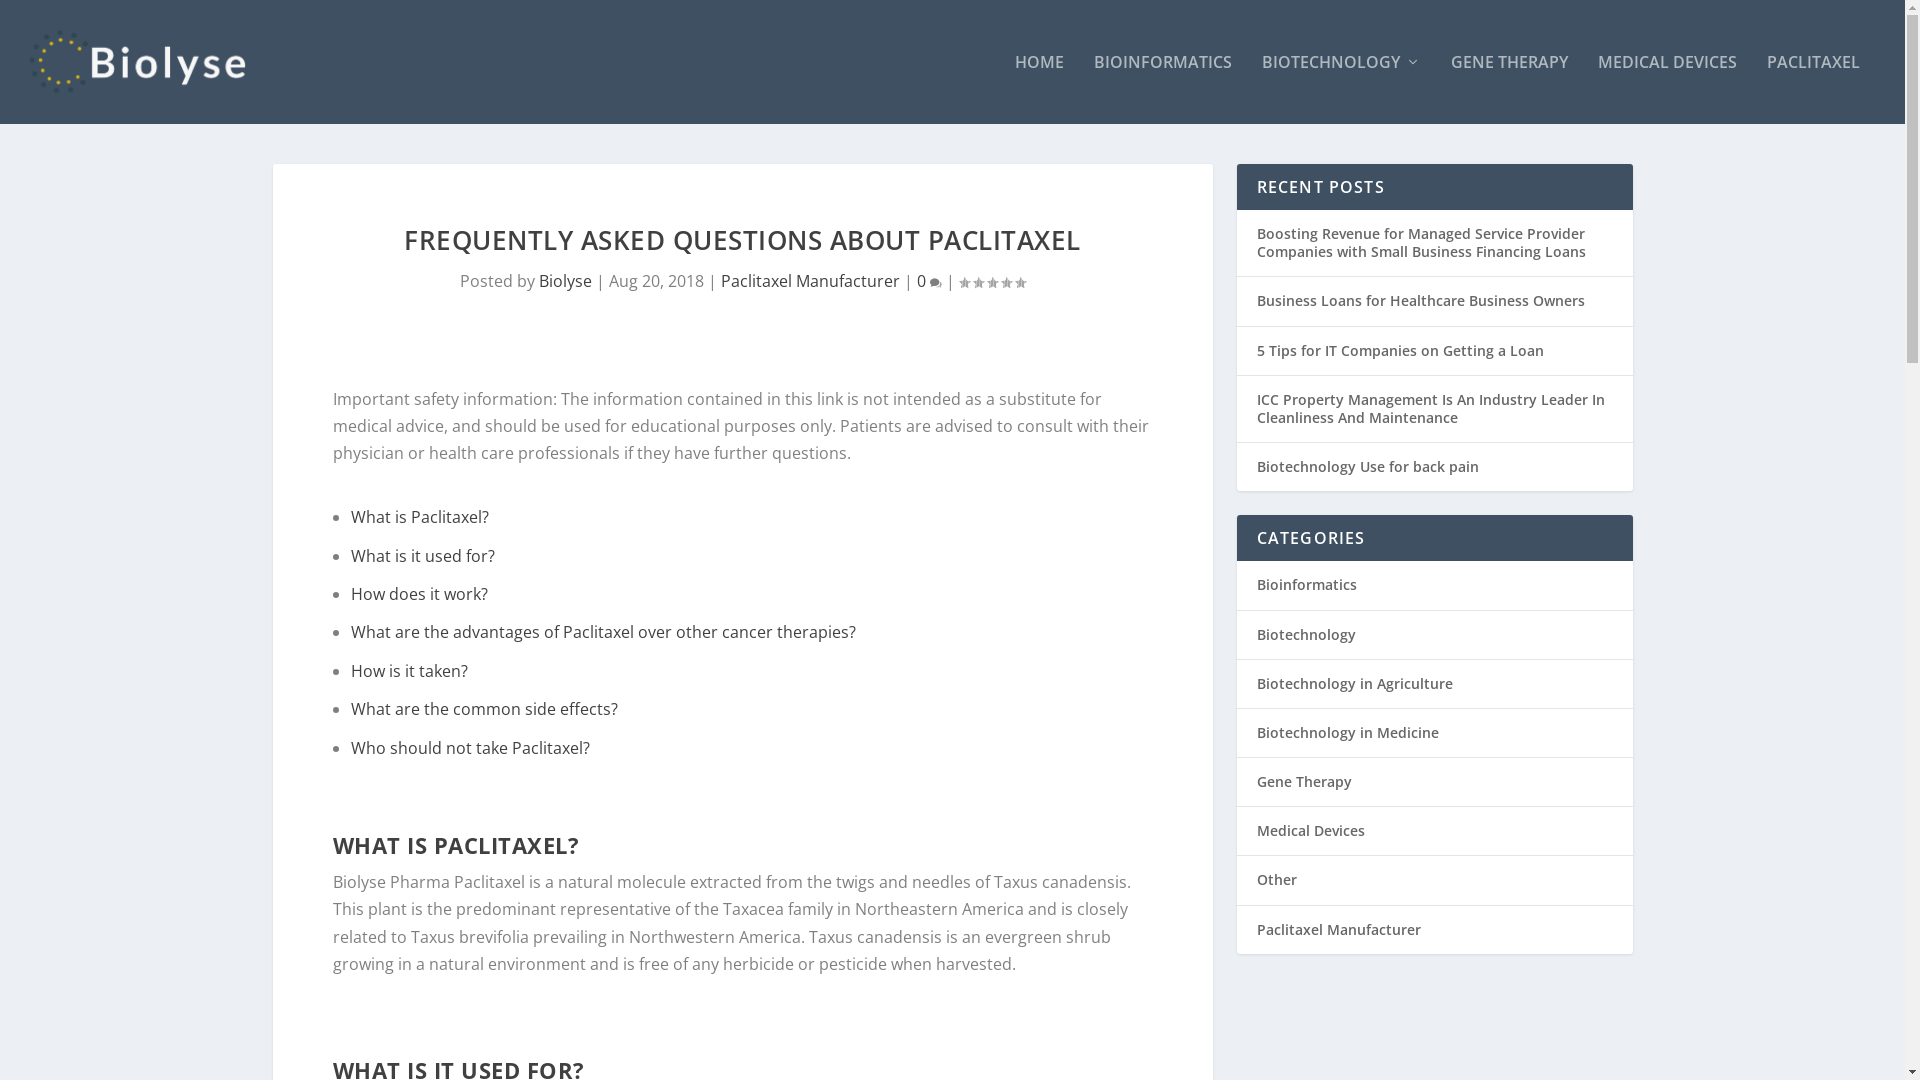 This screenshot has height=1080, width=1920. I want to click on 'How does it work?', so click(418, 593).